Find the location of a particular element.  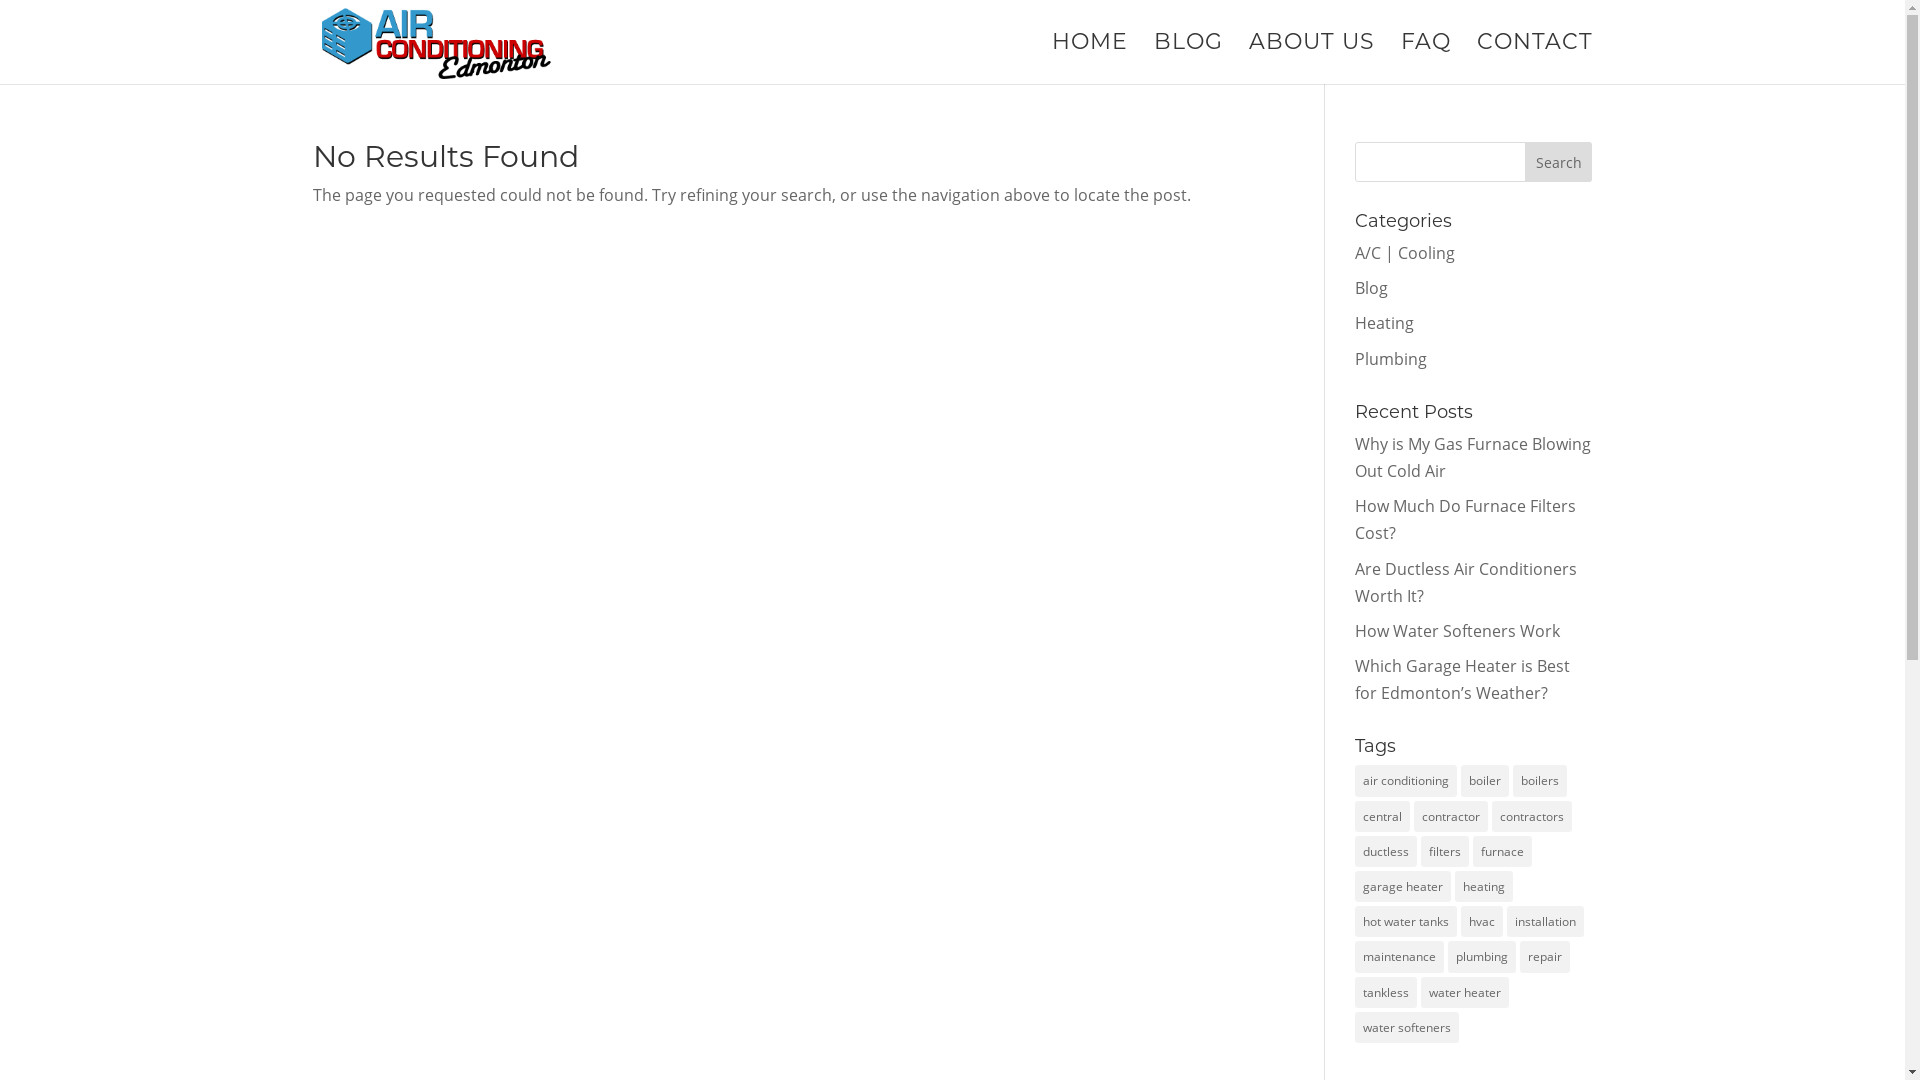

'Search' is located at coordinates (1558, 161).